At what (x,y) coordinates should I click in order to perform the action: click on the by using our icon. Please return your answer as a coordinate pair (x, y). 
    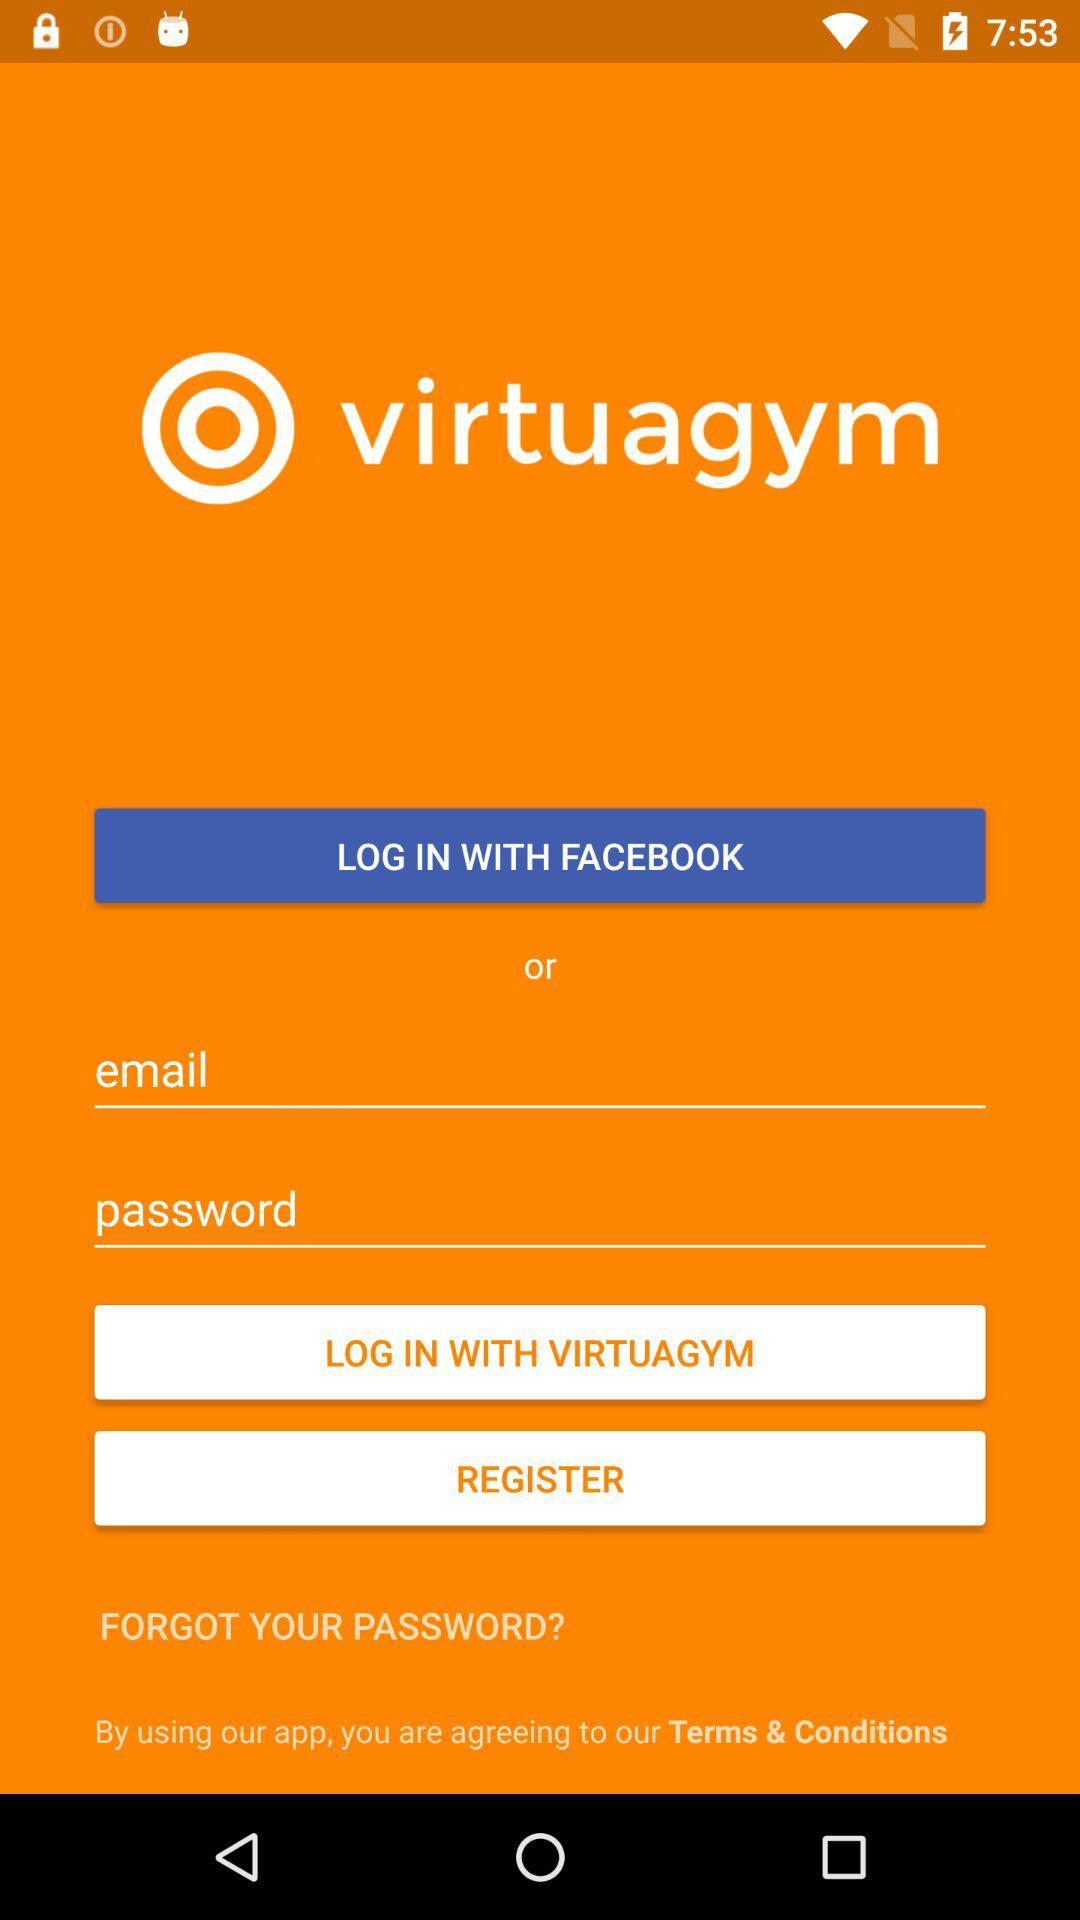
    Looking at the image, I should click on (545, 1729).